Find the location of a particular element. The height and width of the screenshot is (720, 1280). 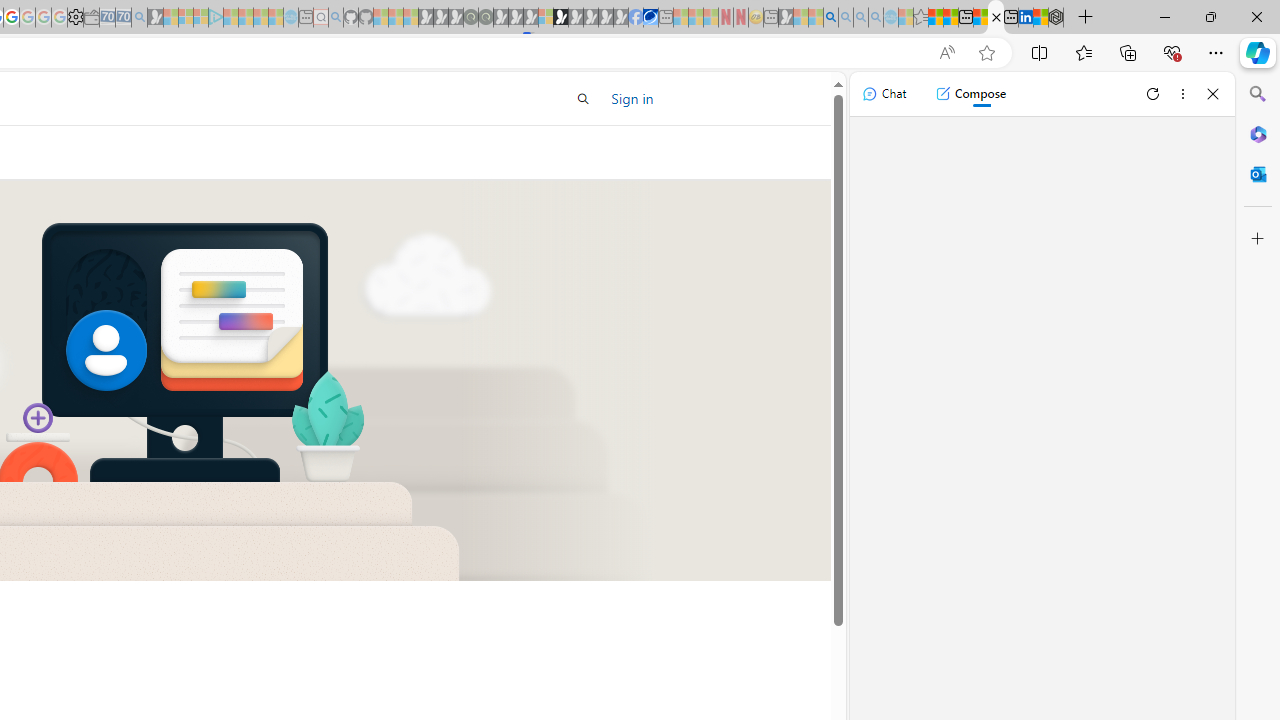

'Future Focus Report 2024 - Sleeping' is located at coordinates (485, 17).